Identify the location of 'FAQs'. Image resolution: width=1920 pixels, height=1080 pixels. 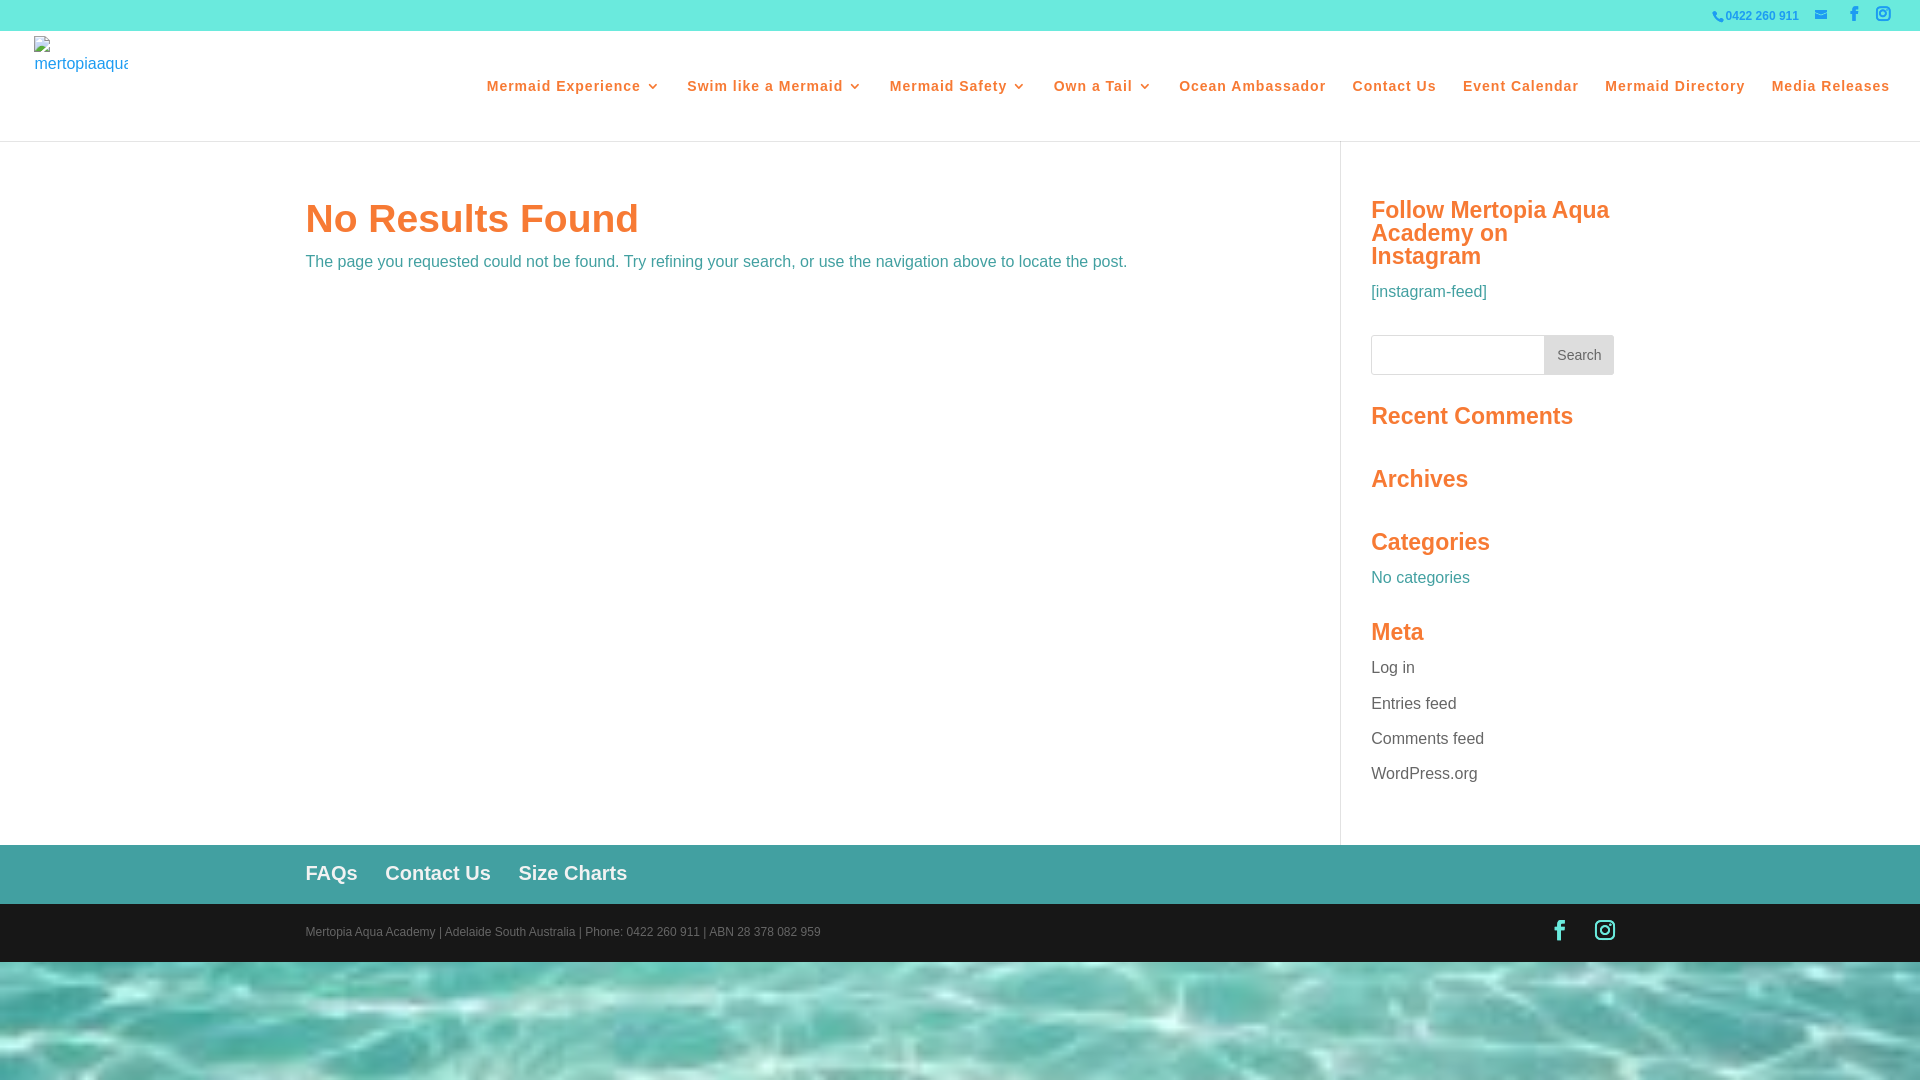
(331, 871).